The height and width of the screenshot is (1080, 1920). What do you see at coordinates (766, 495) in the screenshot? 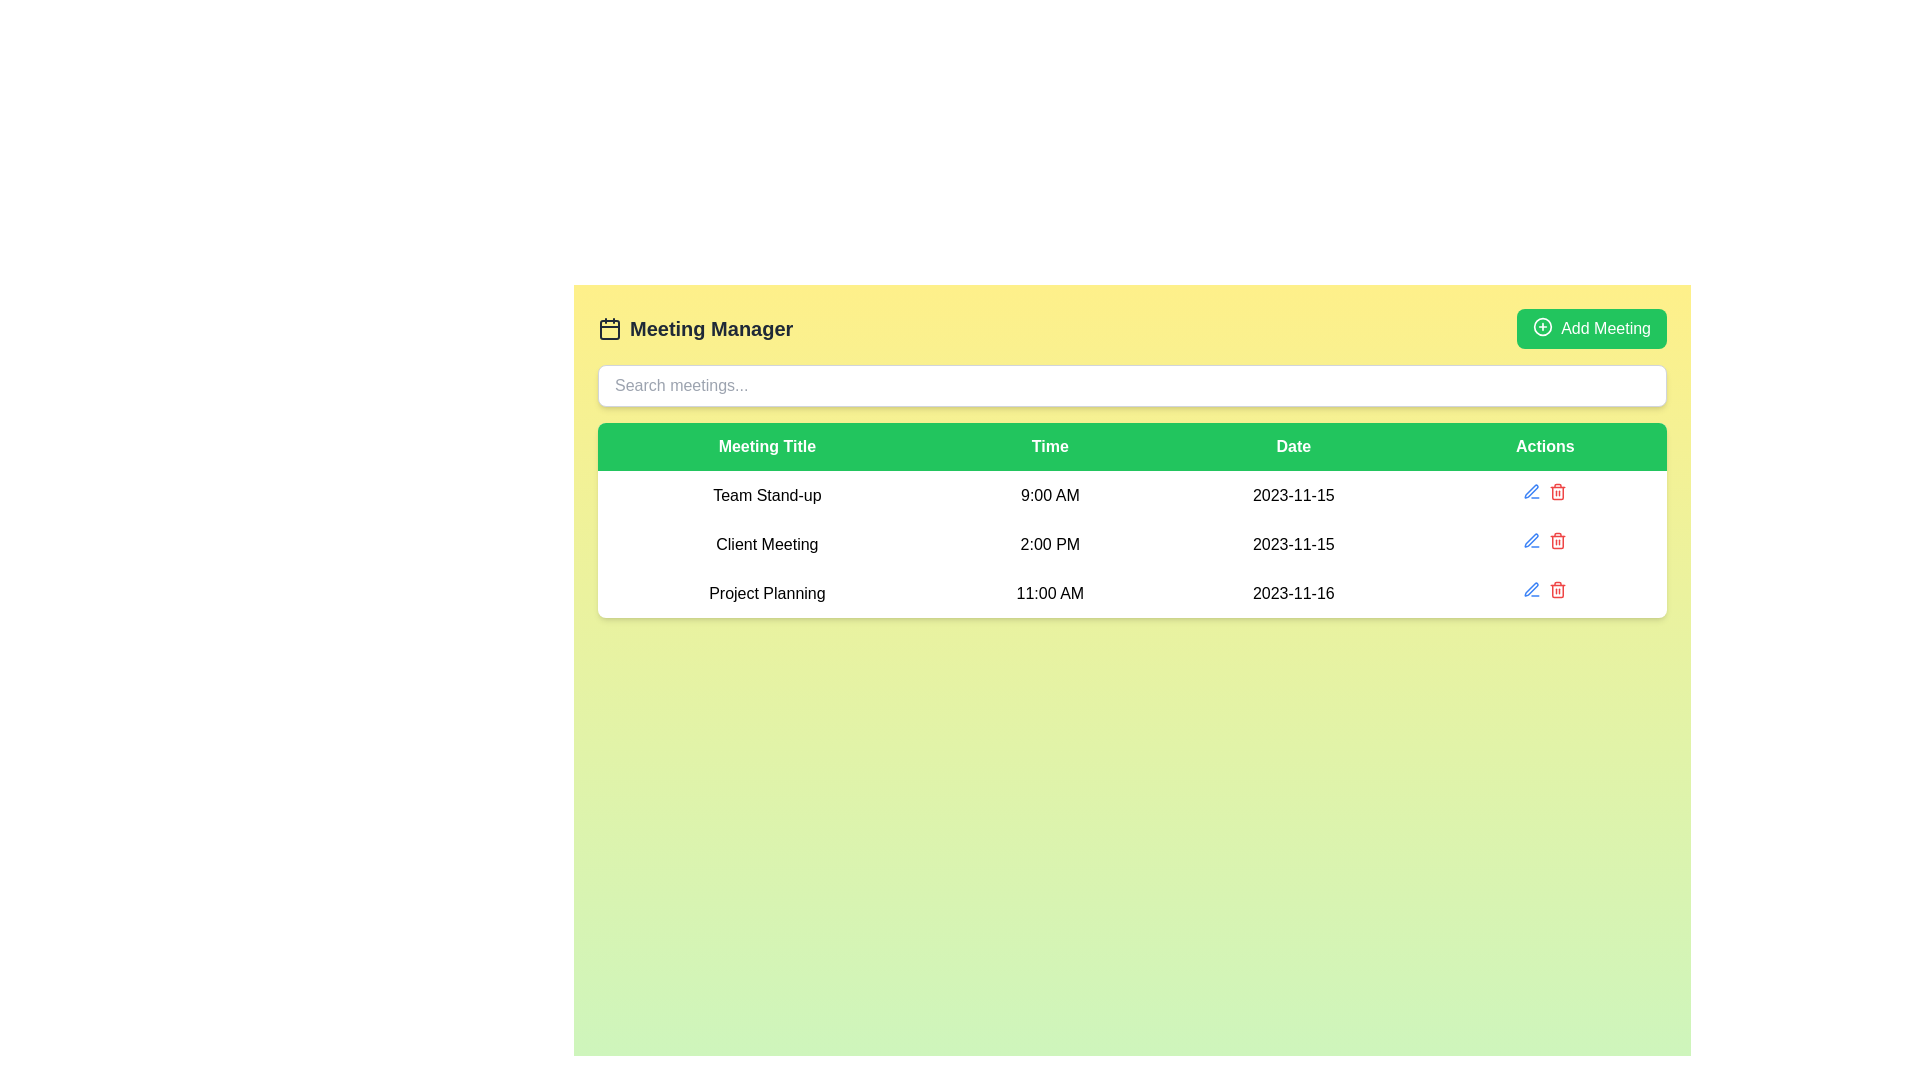
I see `the Text label displaying the title of the meeting, 'Team Stand-up', located in the 'Meeting Title' column of the schedule` at bounding box center [766, 495].